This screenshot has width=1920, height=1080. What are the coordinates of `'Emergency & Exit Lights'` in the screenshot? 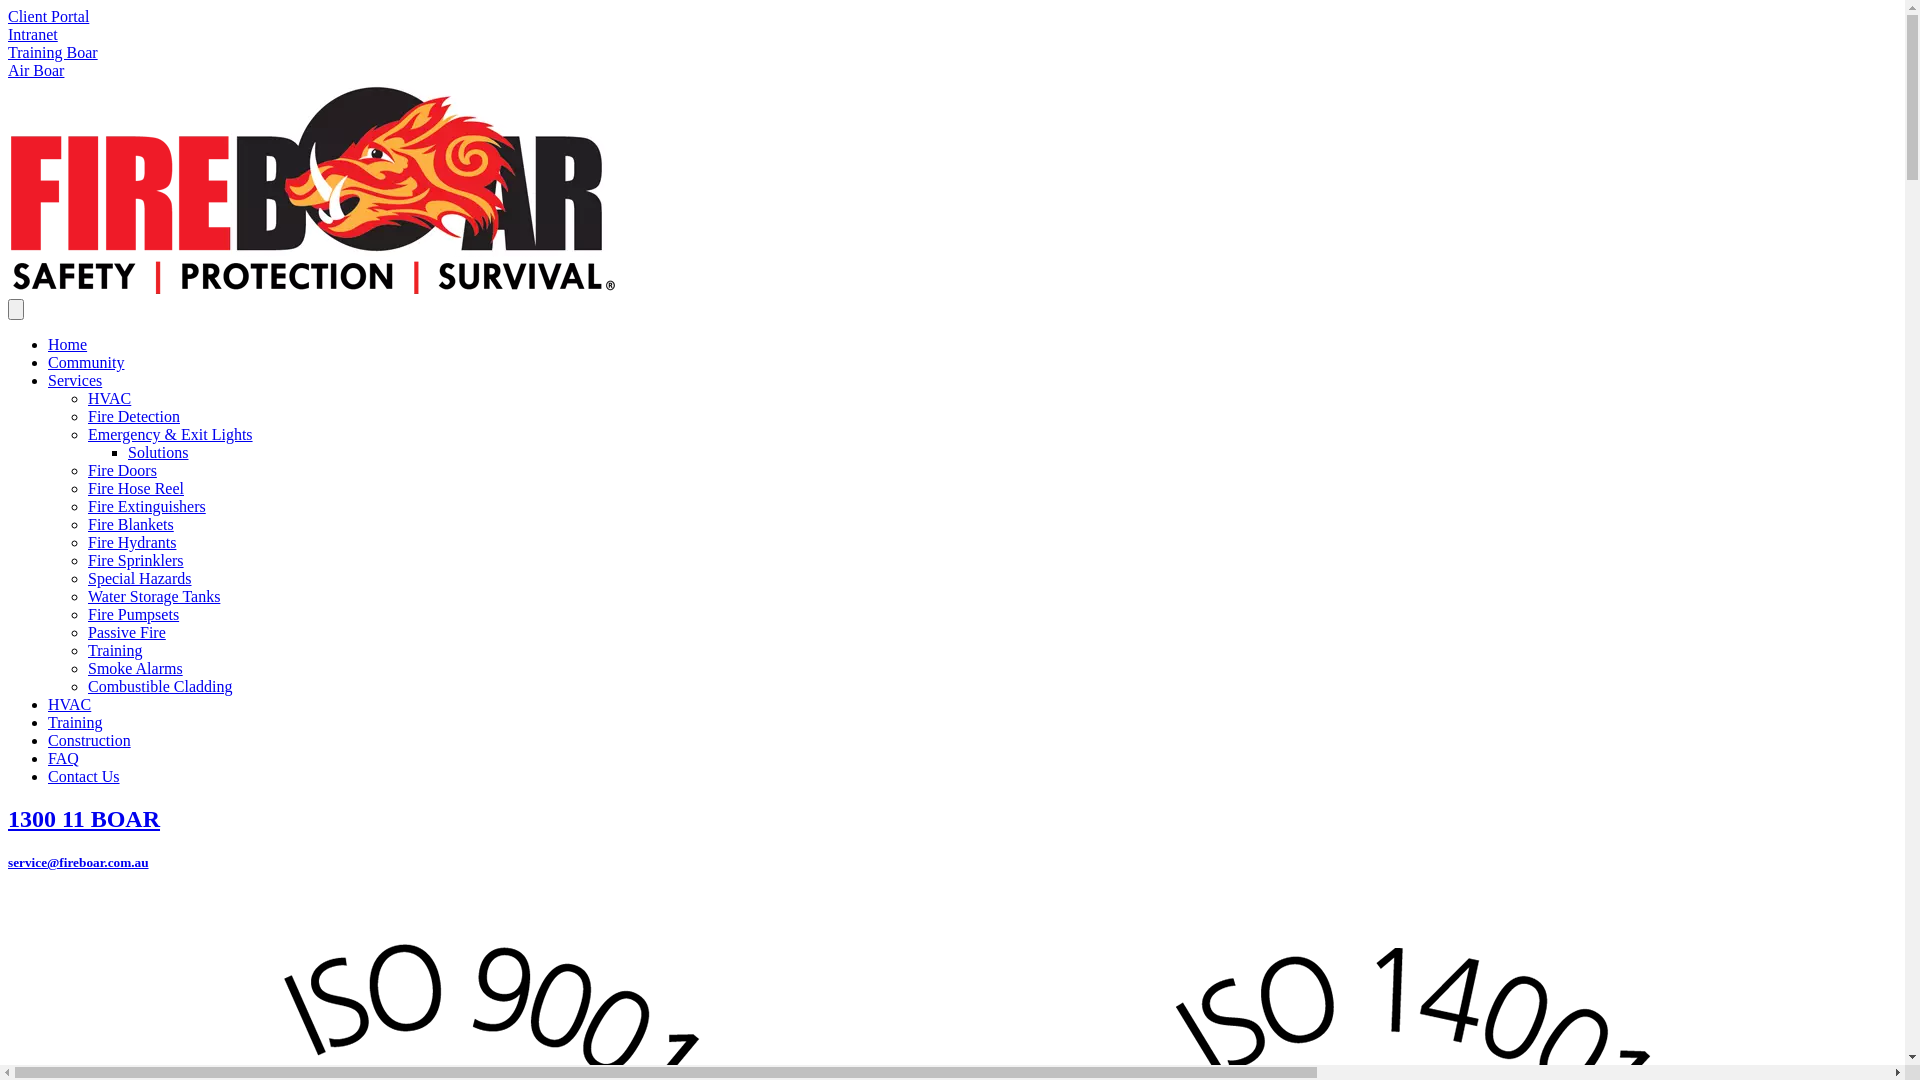 It's located at (170, 433).